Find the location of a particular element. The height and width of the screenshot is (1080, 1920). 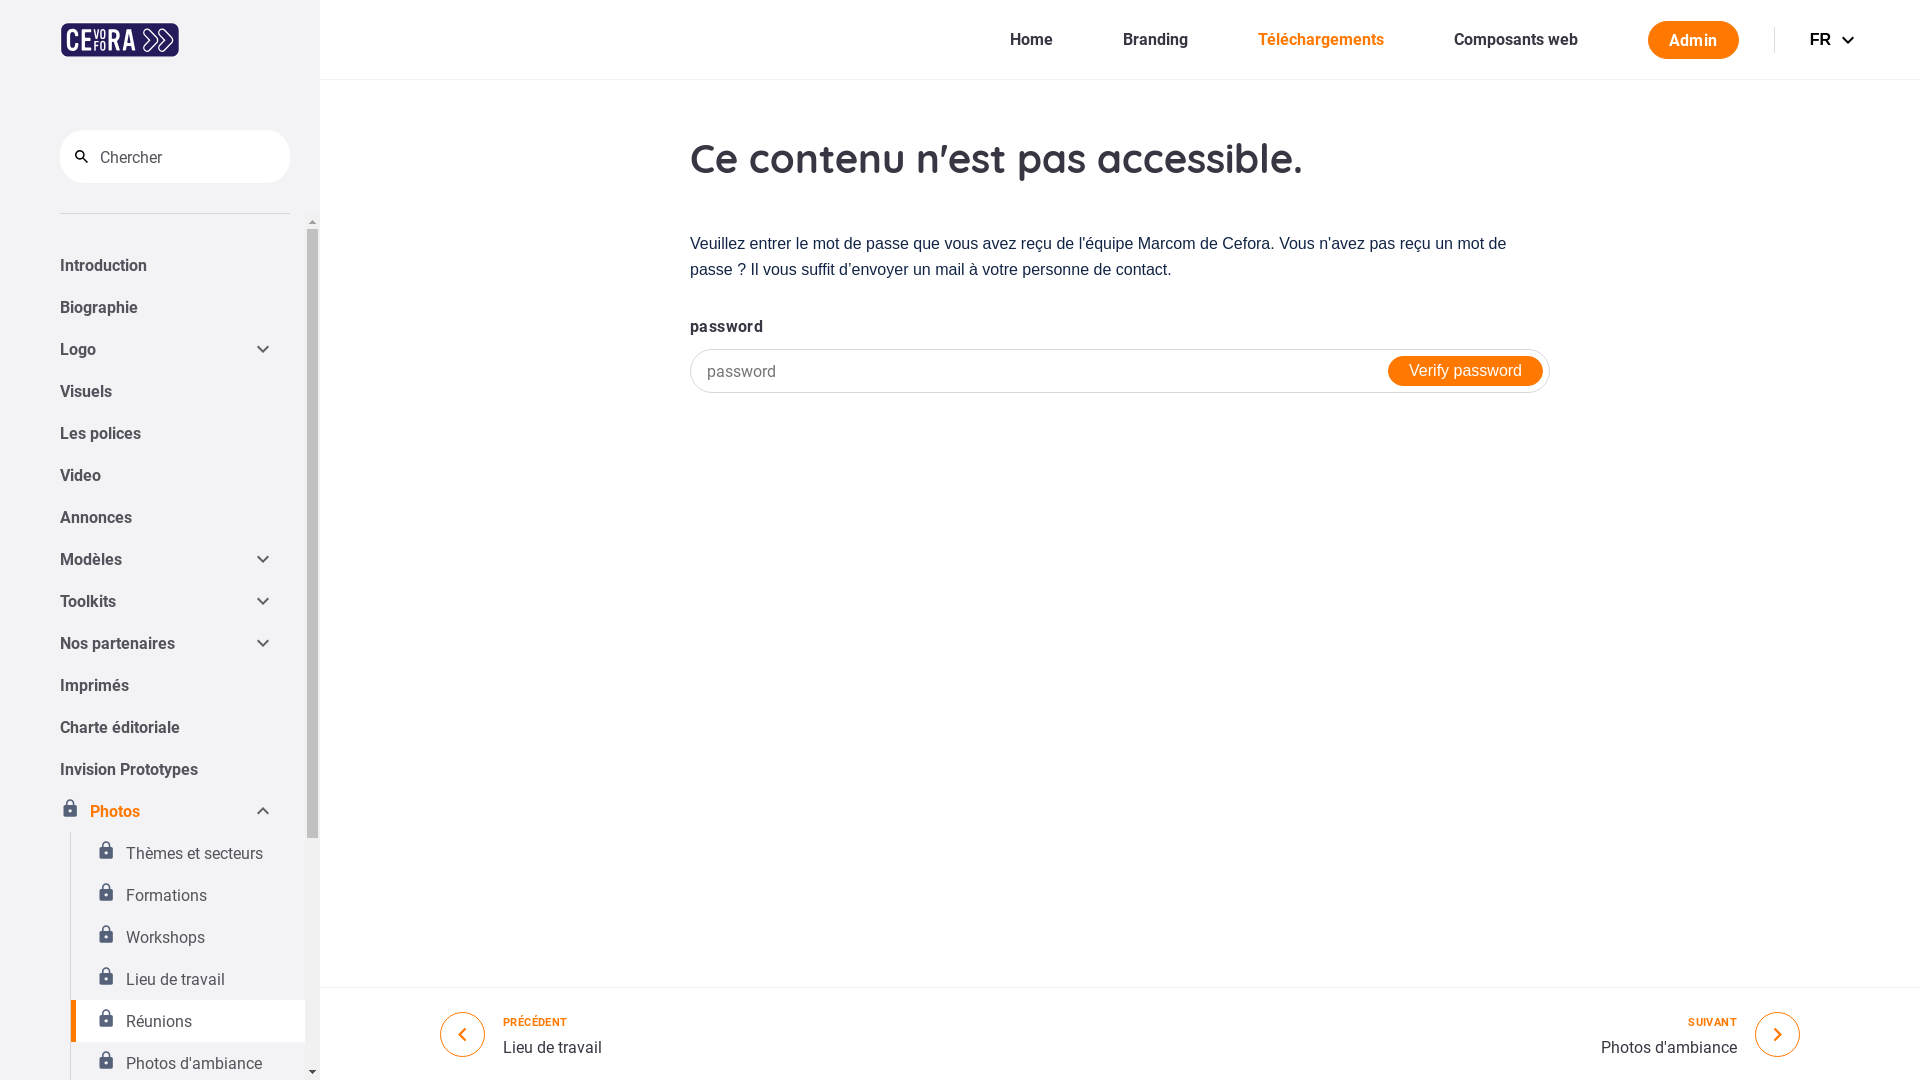

'Branding' is located at coordinates (1155, 38).